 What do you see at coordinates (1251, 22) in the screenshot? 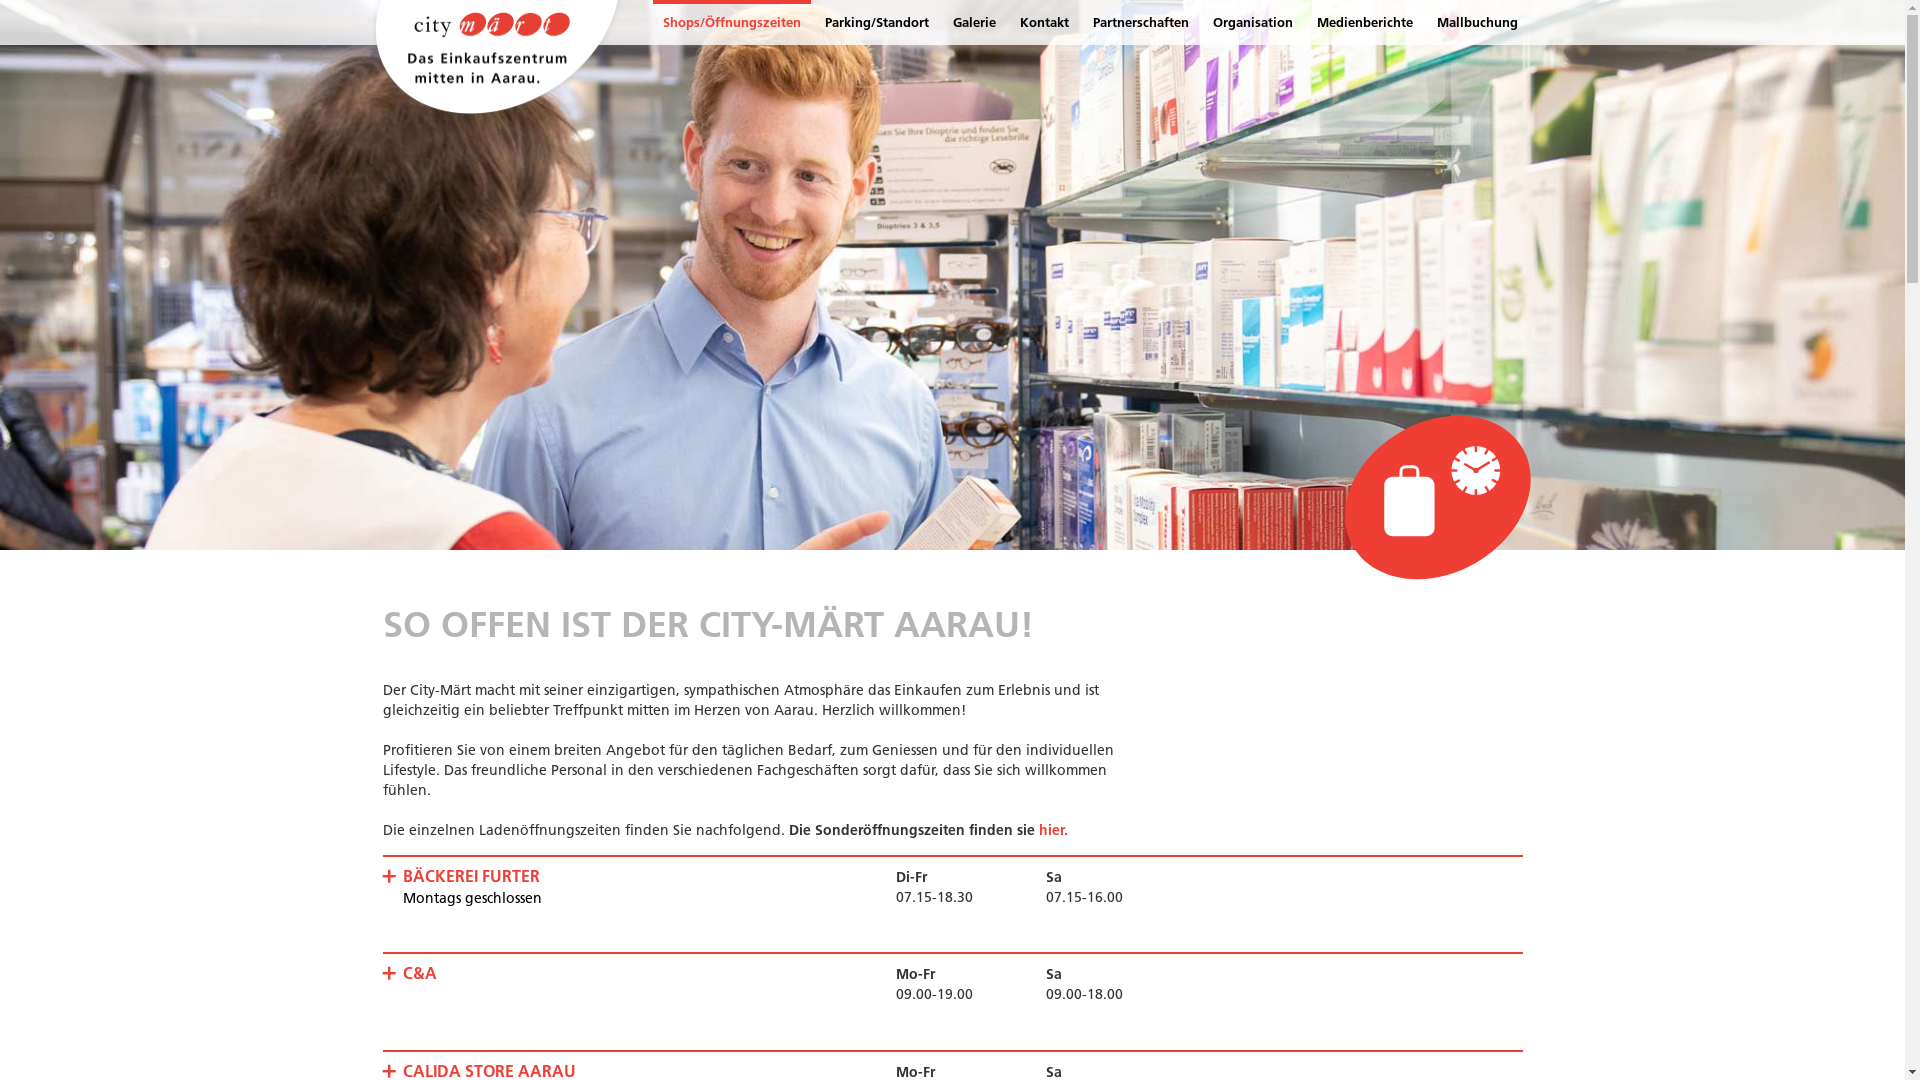
I see `'Organisation'` at bounding box center [1251, 22].